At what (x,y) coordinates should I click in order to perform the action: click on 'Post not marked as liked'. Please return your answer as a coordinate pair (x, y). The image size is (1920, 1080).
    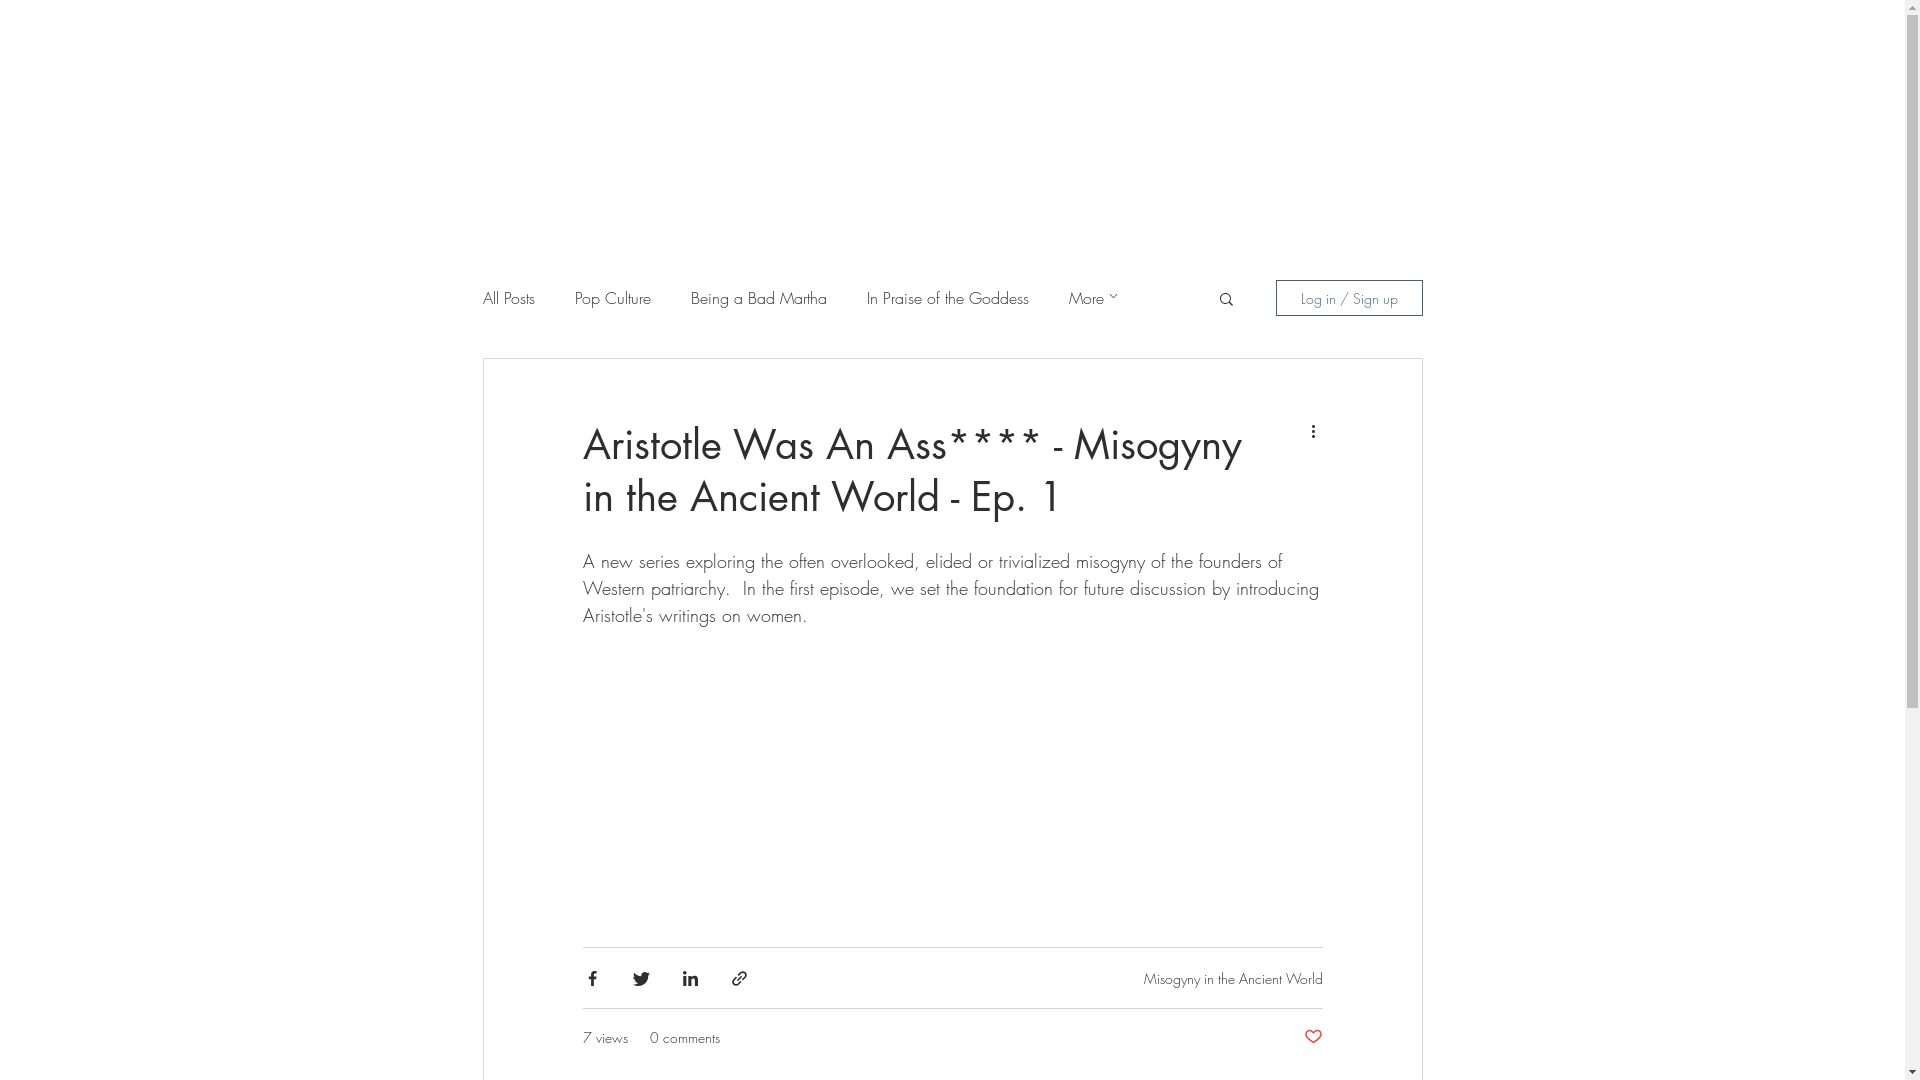
    Looking at the image, I should click on (1313, 1036).